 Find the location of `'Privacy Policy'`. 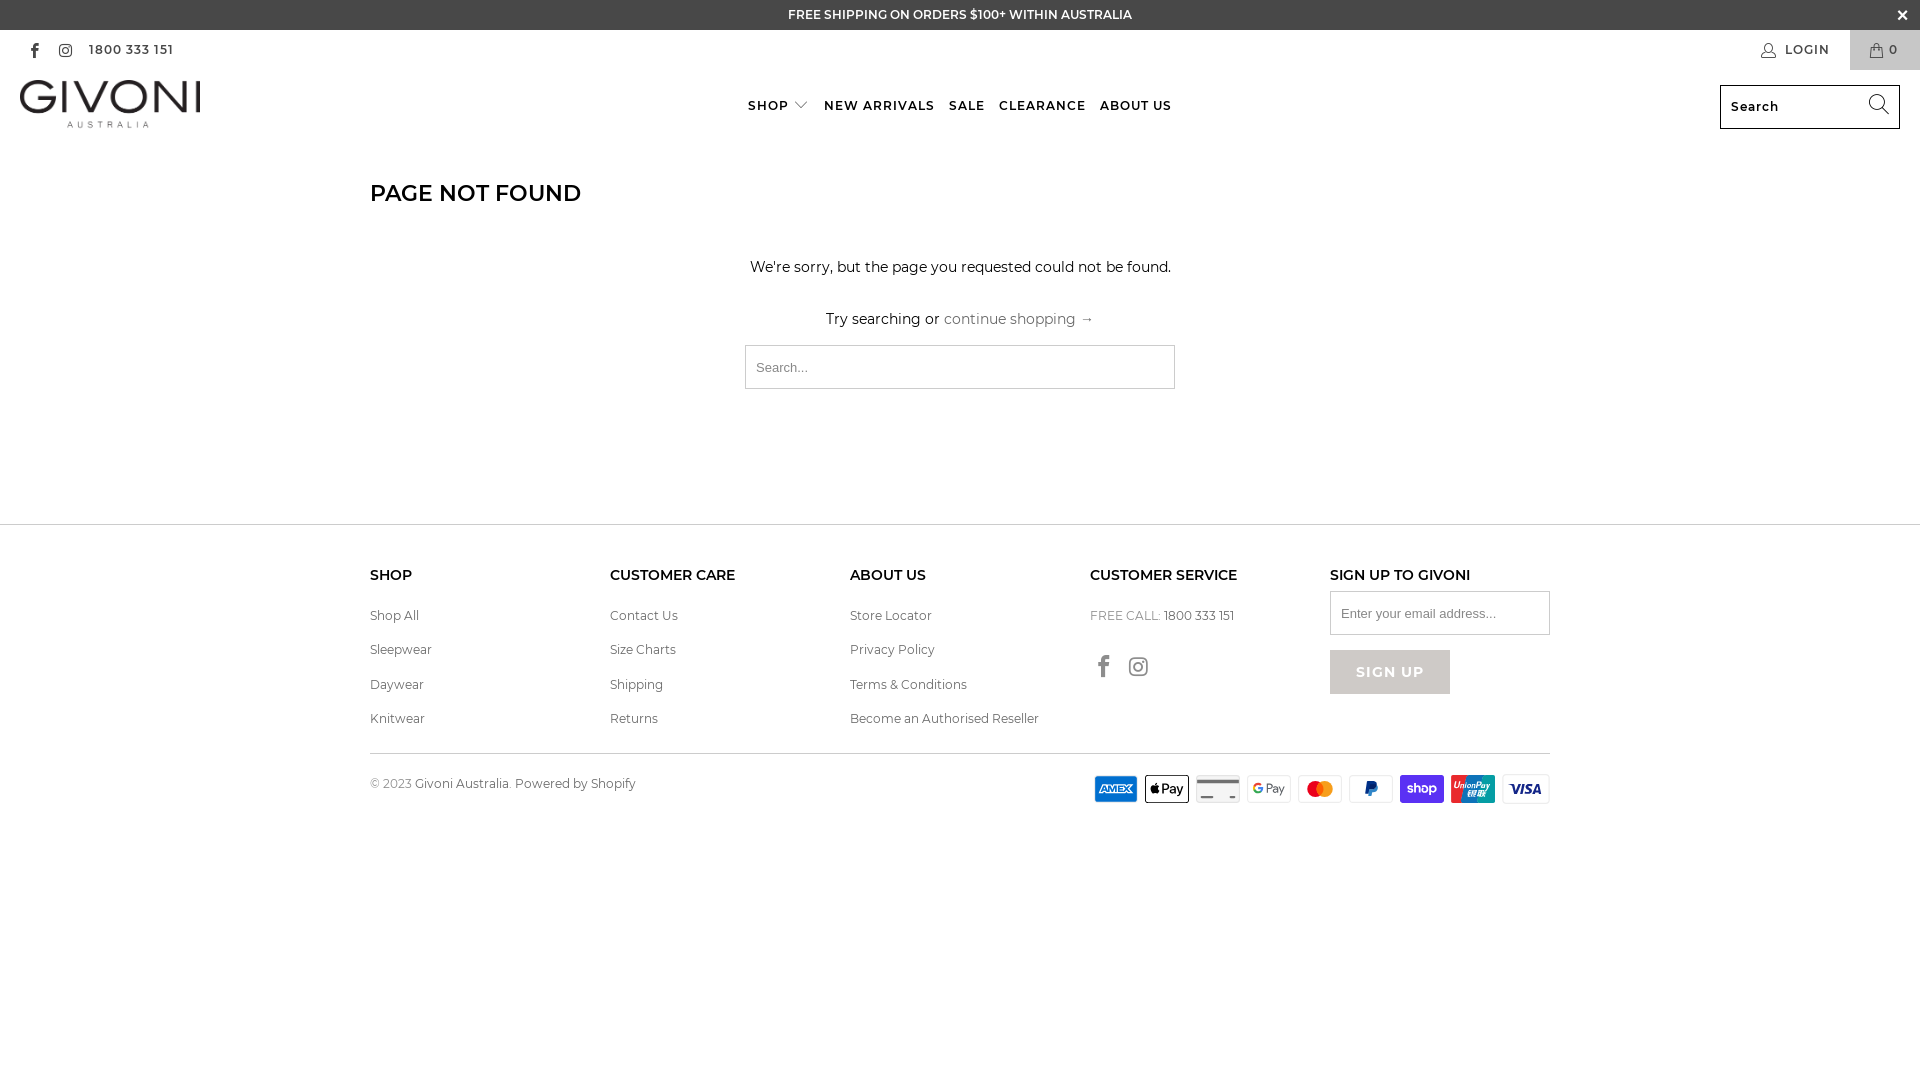

'Privacy Policy' is located at coordinates (891, 649).